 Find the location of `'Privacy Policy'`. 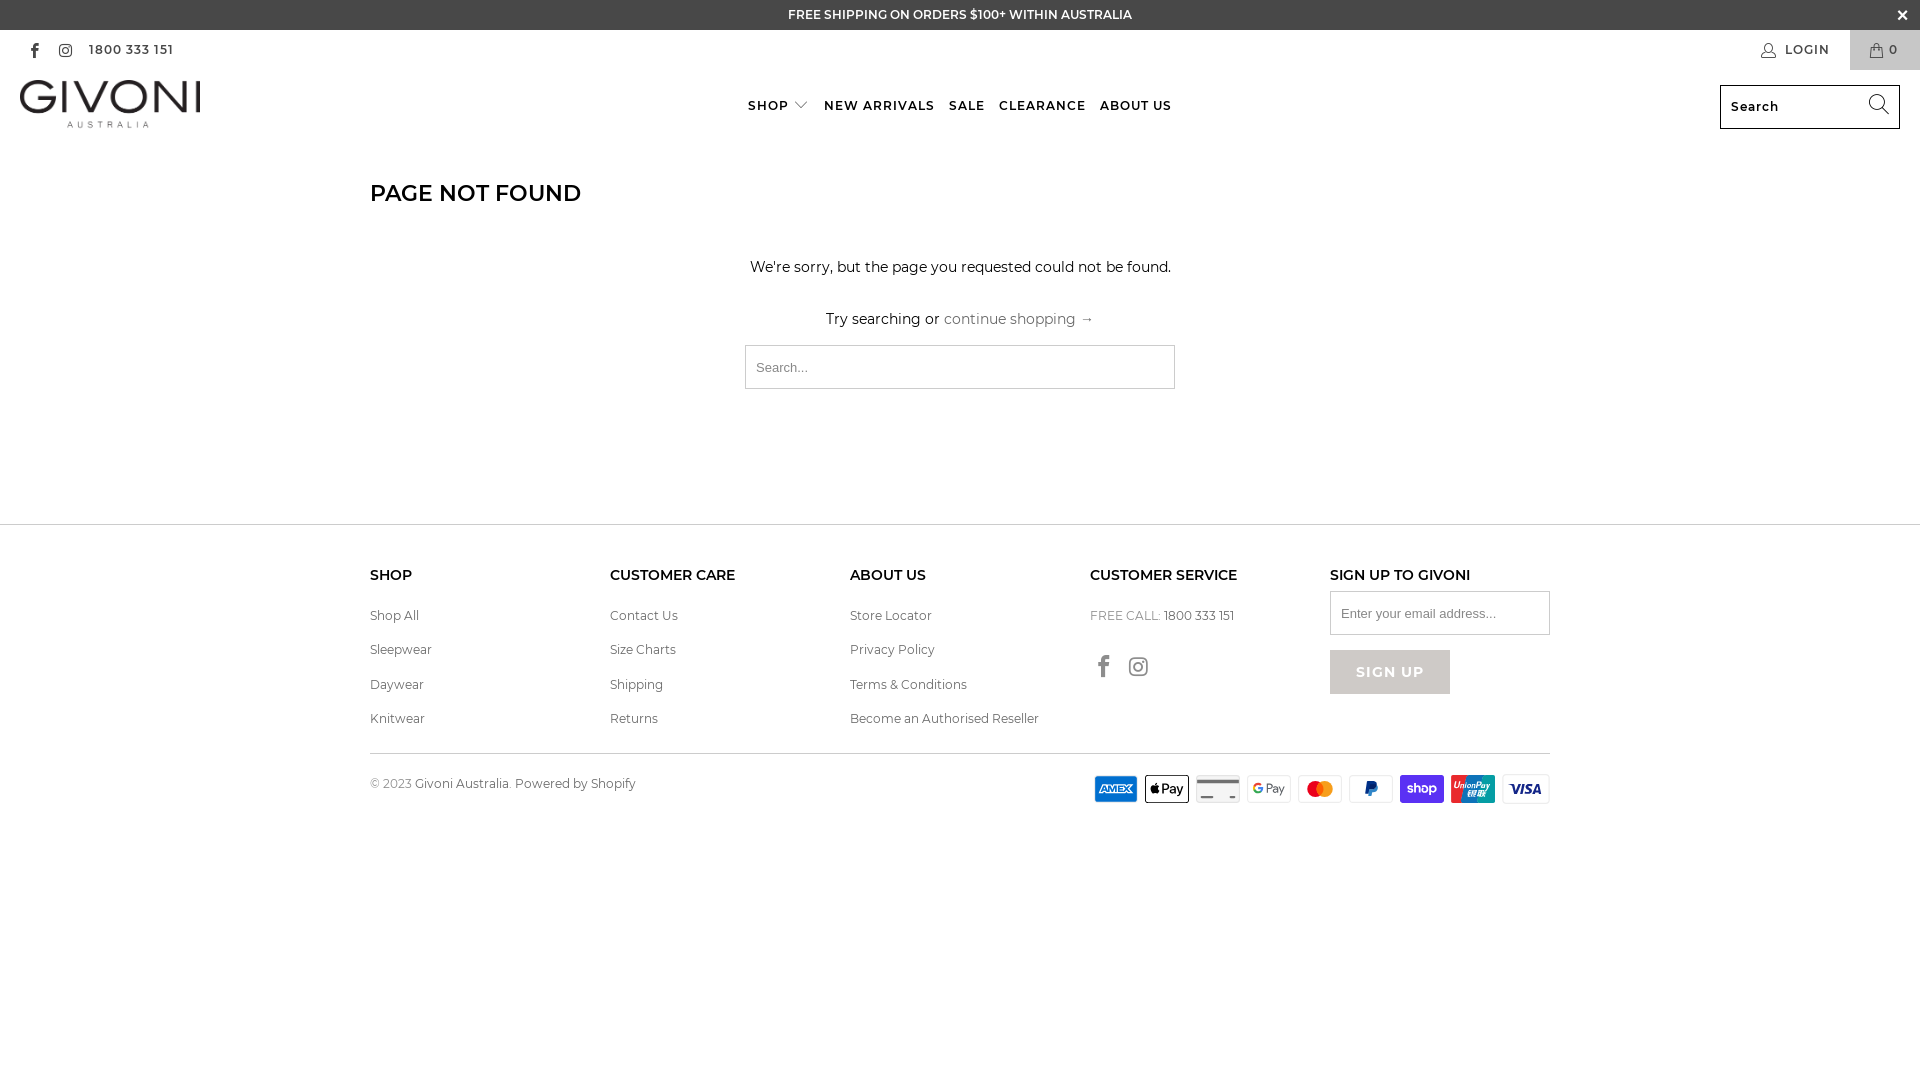

'Privacy Policy' is located at coordinates (891, 649).